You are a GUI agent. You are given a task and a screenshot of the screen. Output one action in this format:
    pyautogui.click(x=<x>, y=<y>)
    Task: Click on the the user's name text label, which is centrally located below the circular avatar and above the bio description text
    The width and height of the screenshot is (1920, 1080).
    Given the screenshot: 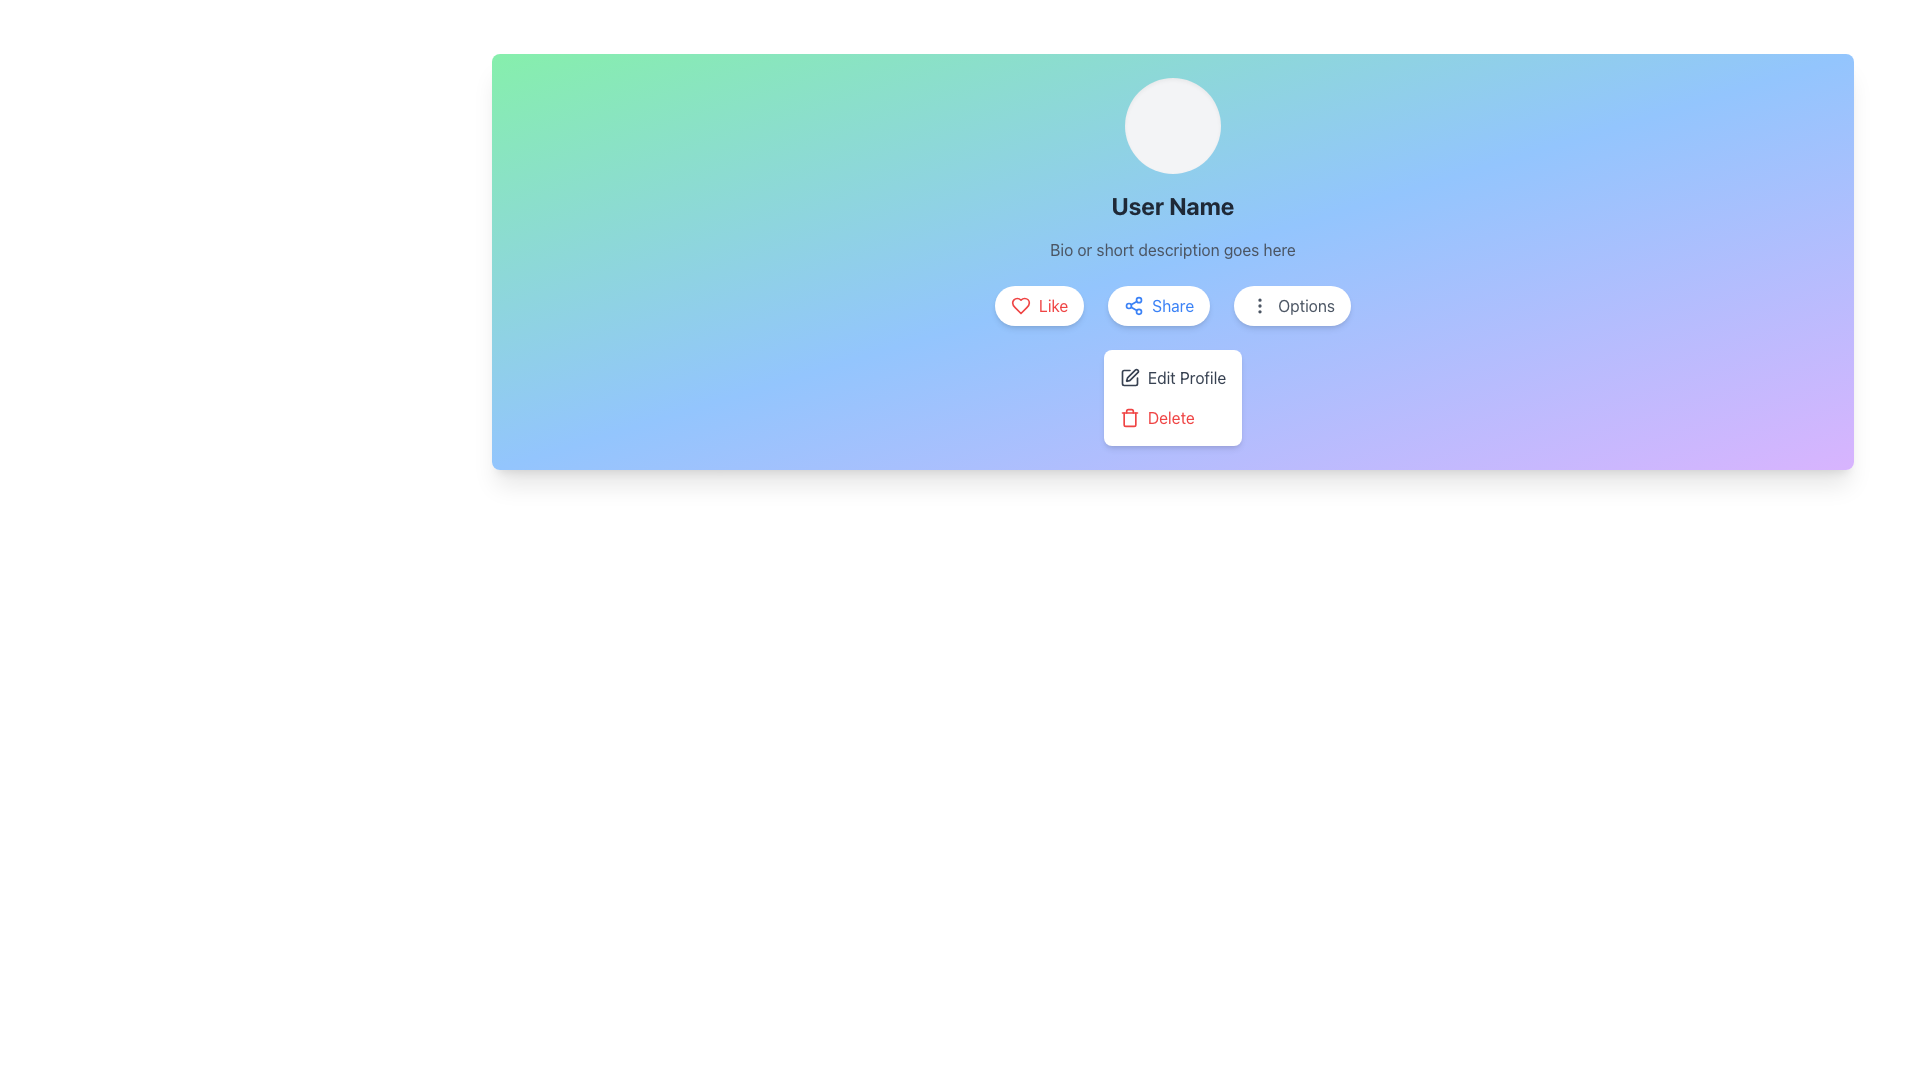 What is the action you would take?
    pyautogui.click(x=1172, y=205)
    